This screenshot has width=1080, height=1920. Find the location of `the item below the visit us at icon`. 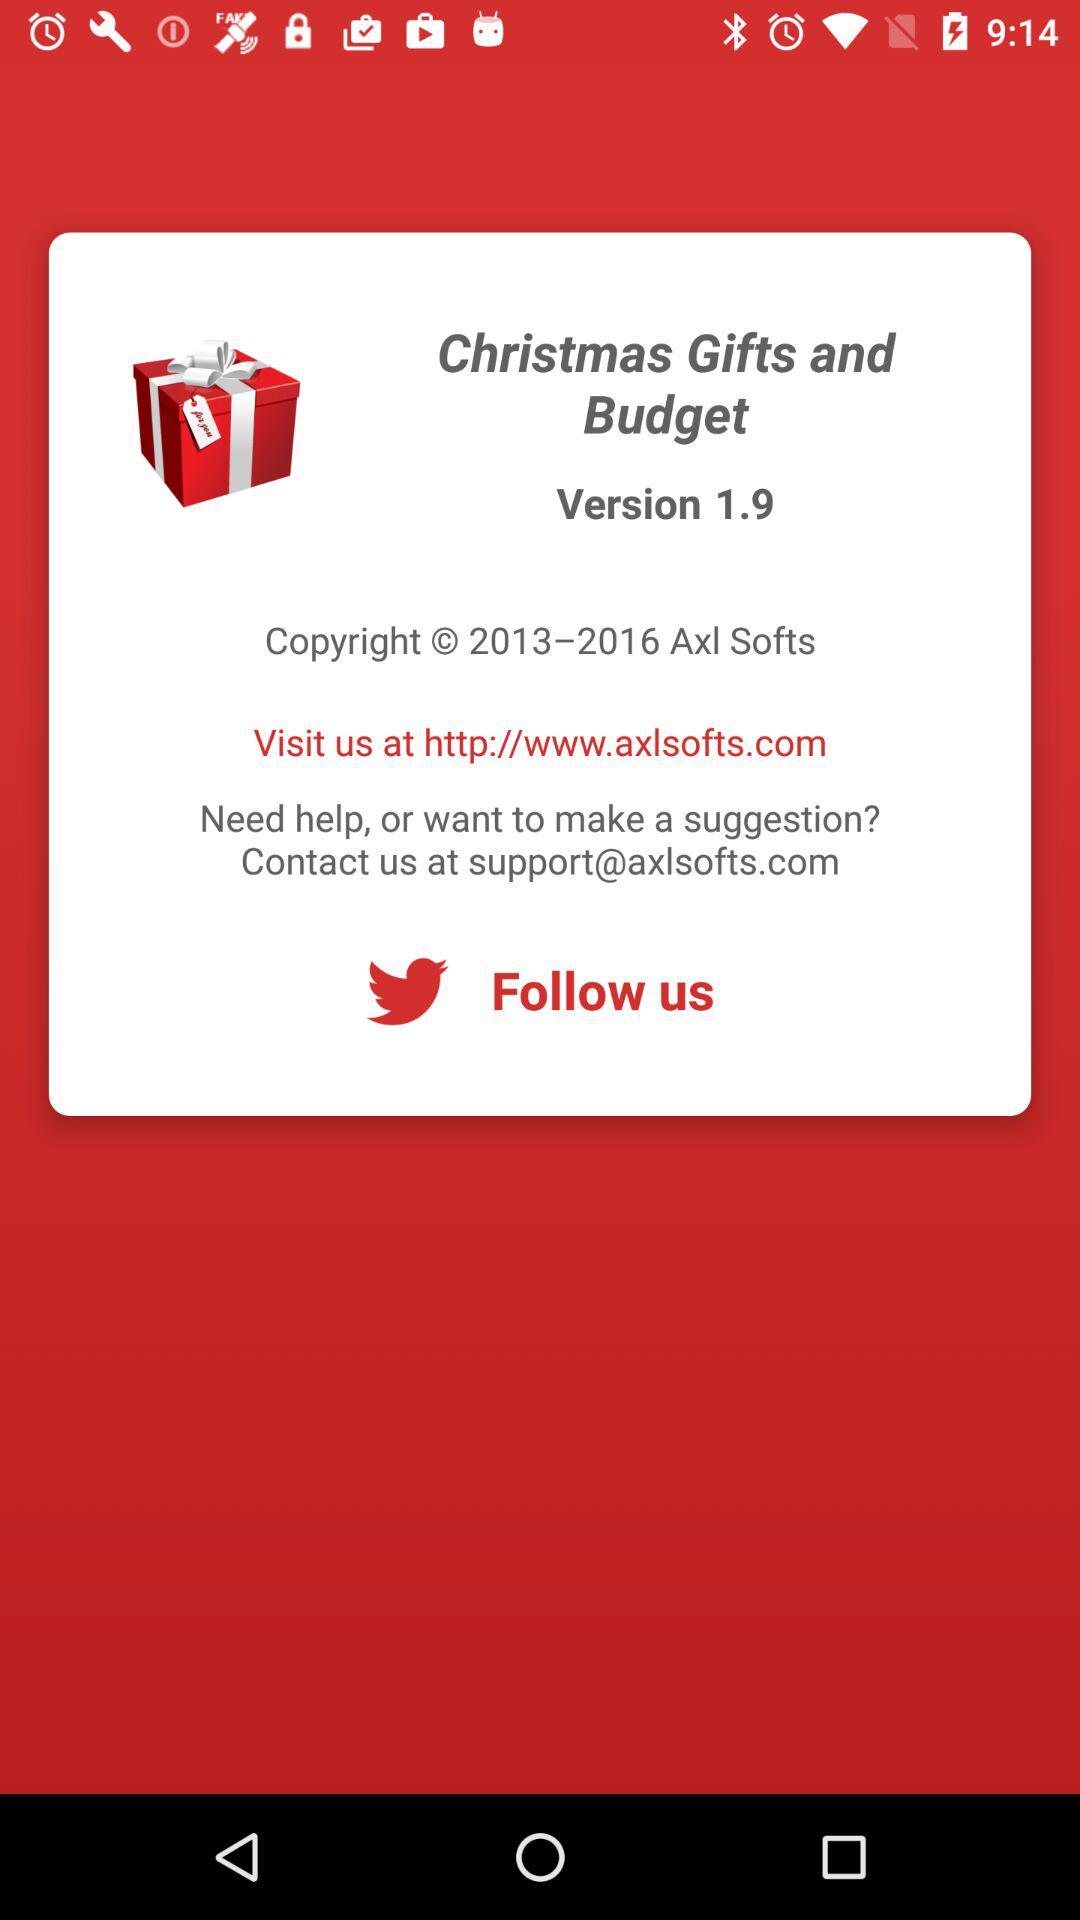

the item below the visit us at icon is located at coordinates (540, 838).